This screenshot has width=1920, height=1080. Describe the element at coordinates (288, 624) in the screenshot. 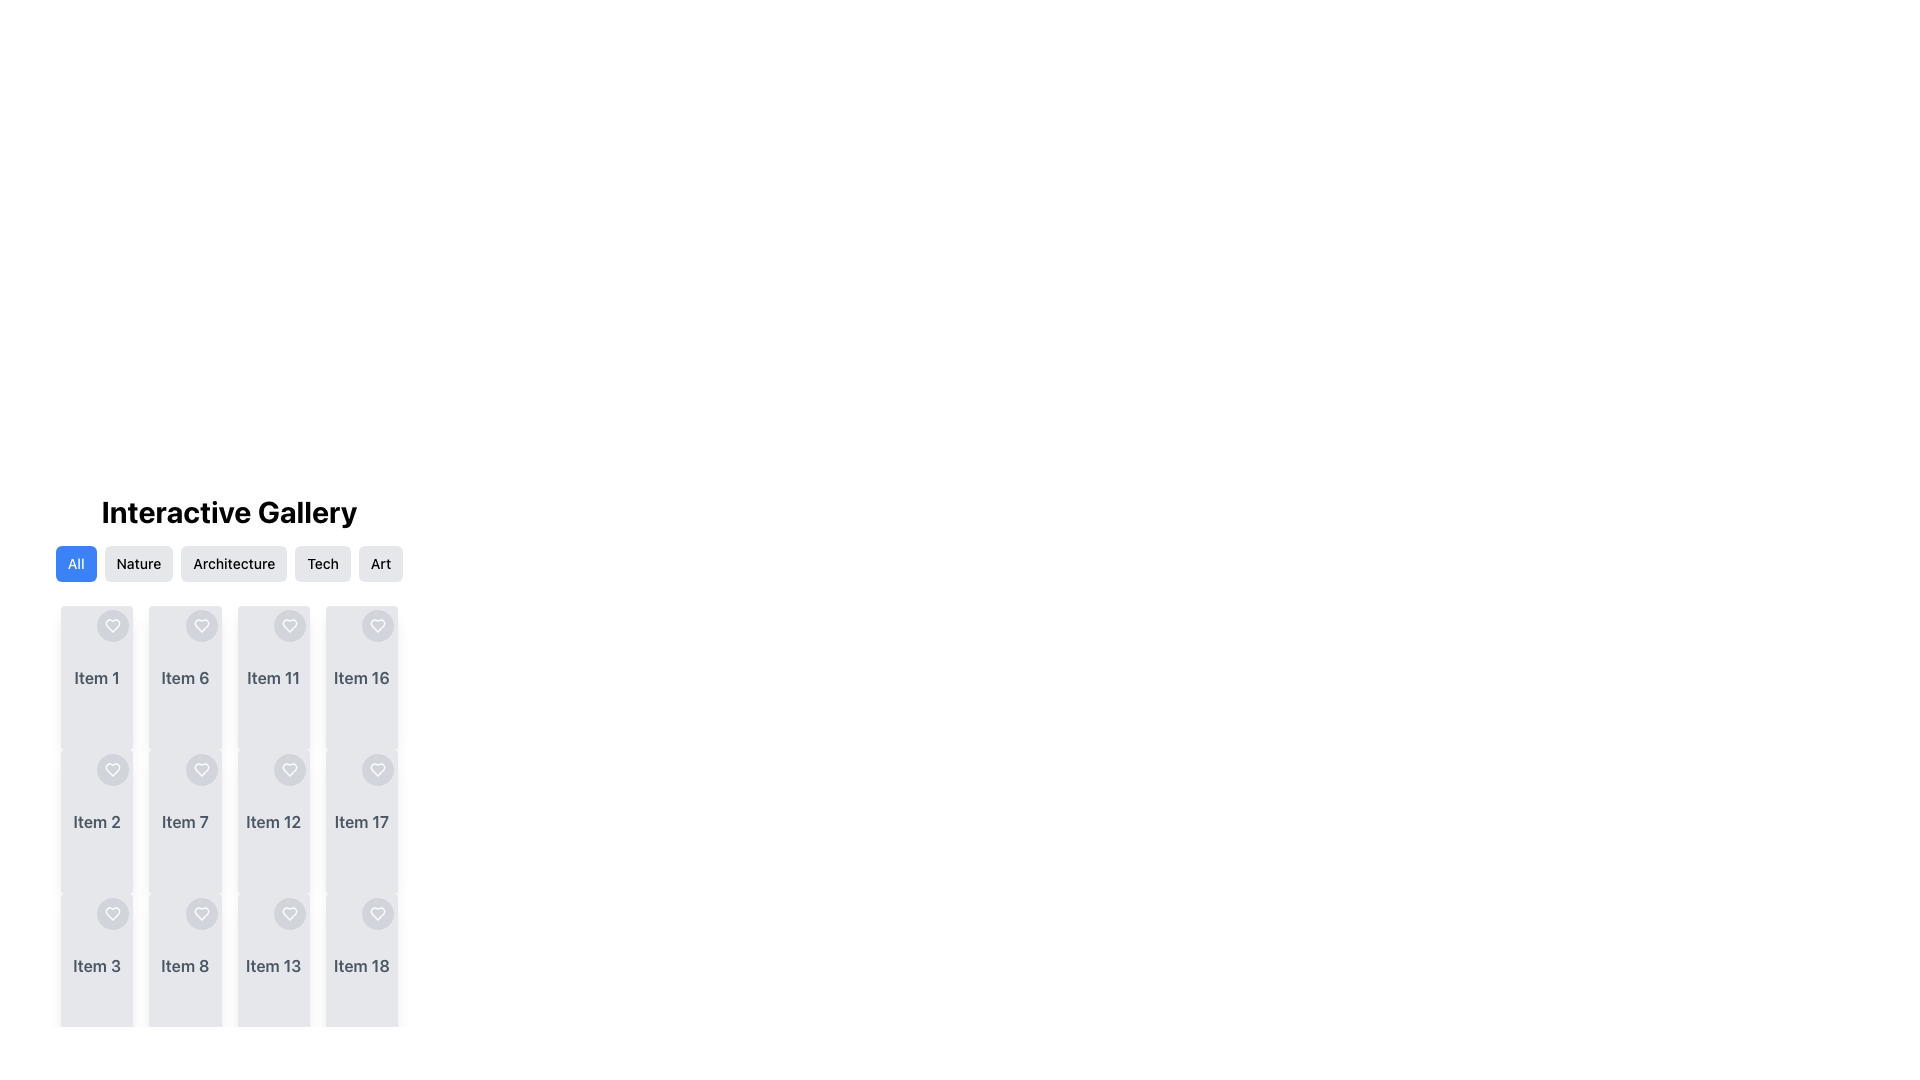

I see `the 'like' icon for 'Item 11'` at that location.